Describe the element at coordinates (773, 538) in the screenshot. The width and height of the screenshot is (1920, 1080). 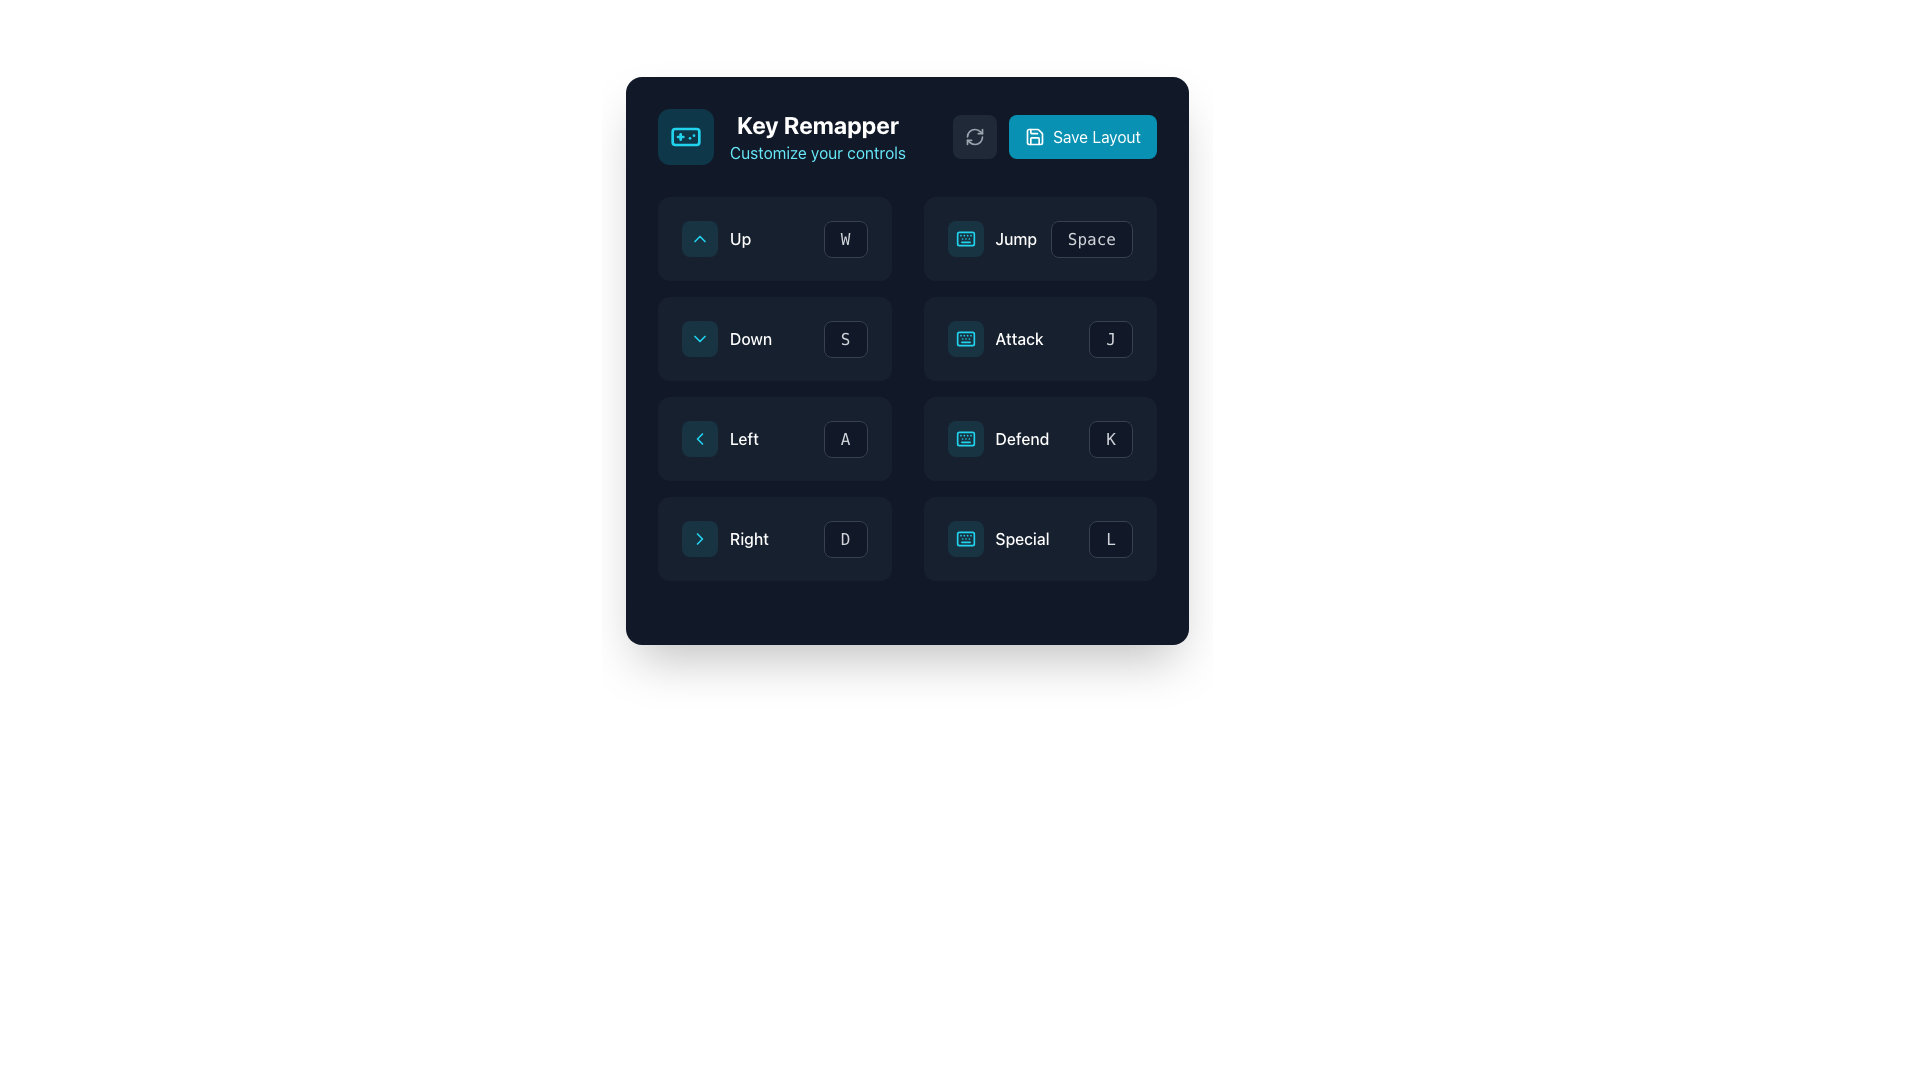
I see `the button` at that location.